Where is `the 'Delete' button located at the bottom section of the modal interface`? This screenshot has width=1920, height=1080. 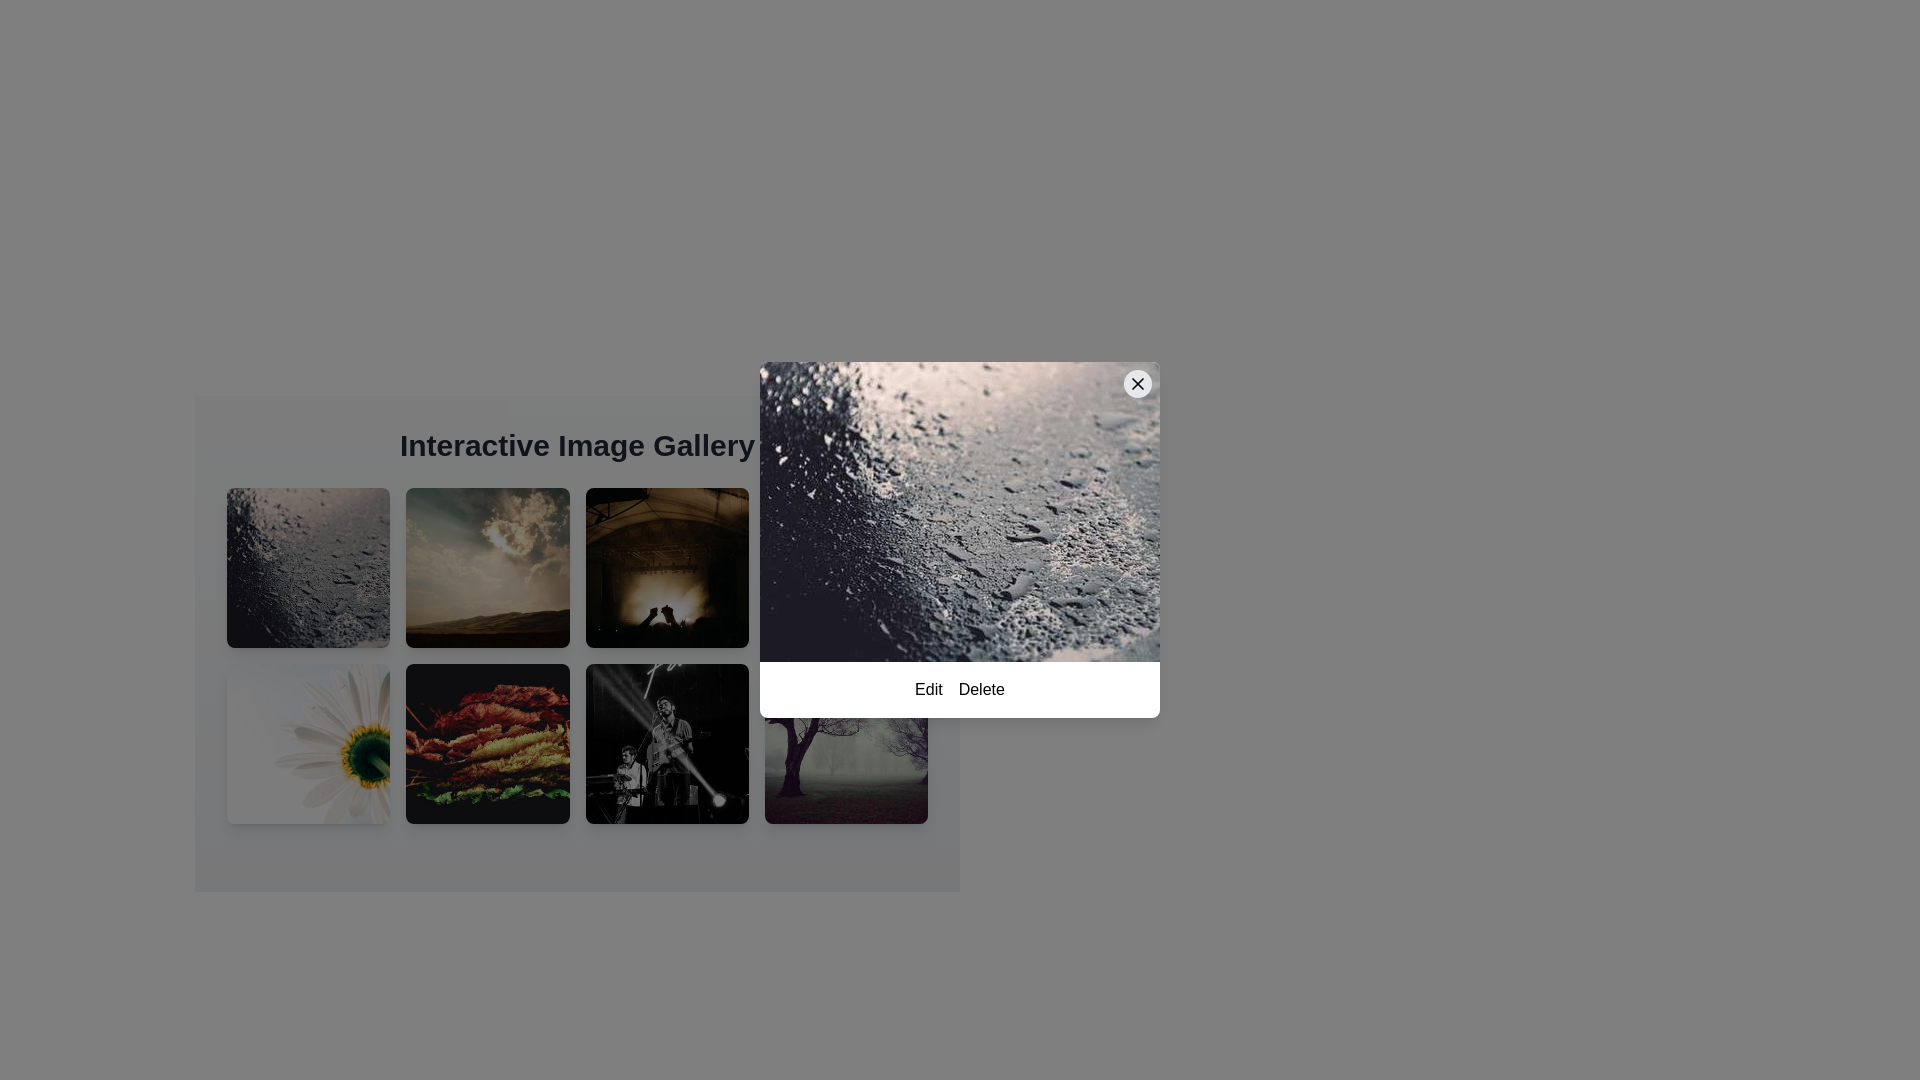
the 'Delete' button located at the bottom section of the modal interface is located at coordinates (960, 689).